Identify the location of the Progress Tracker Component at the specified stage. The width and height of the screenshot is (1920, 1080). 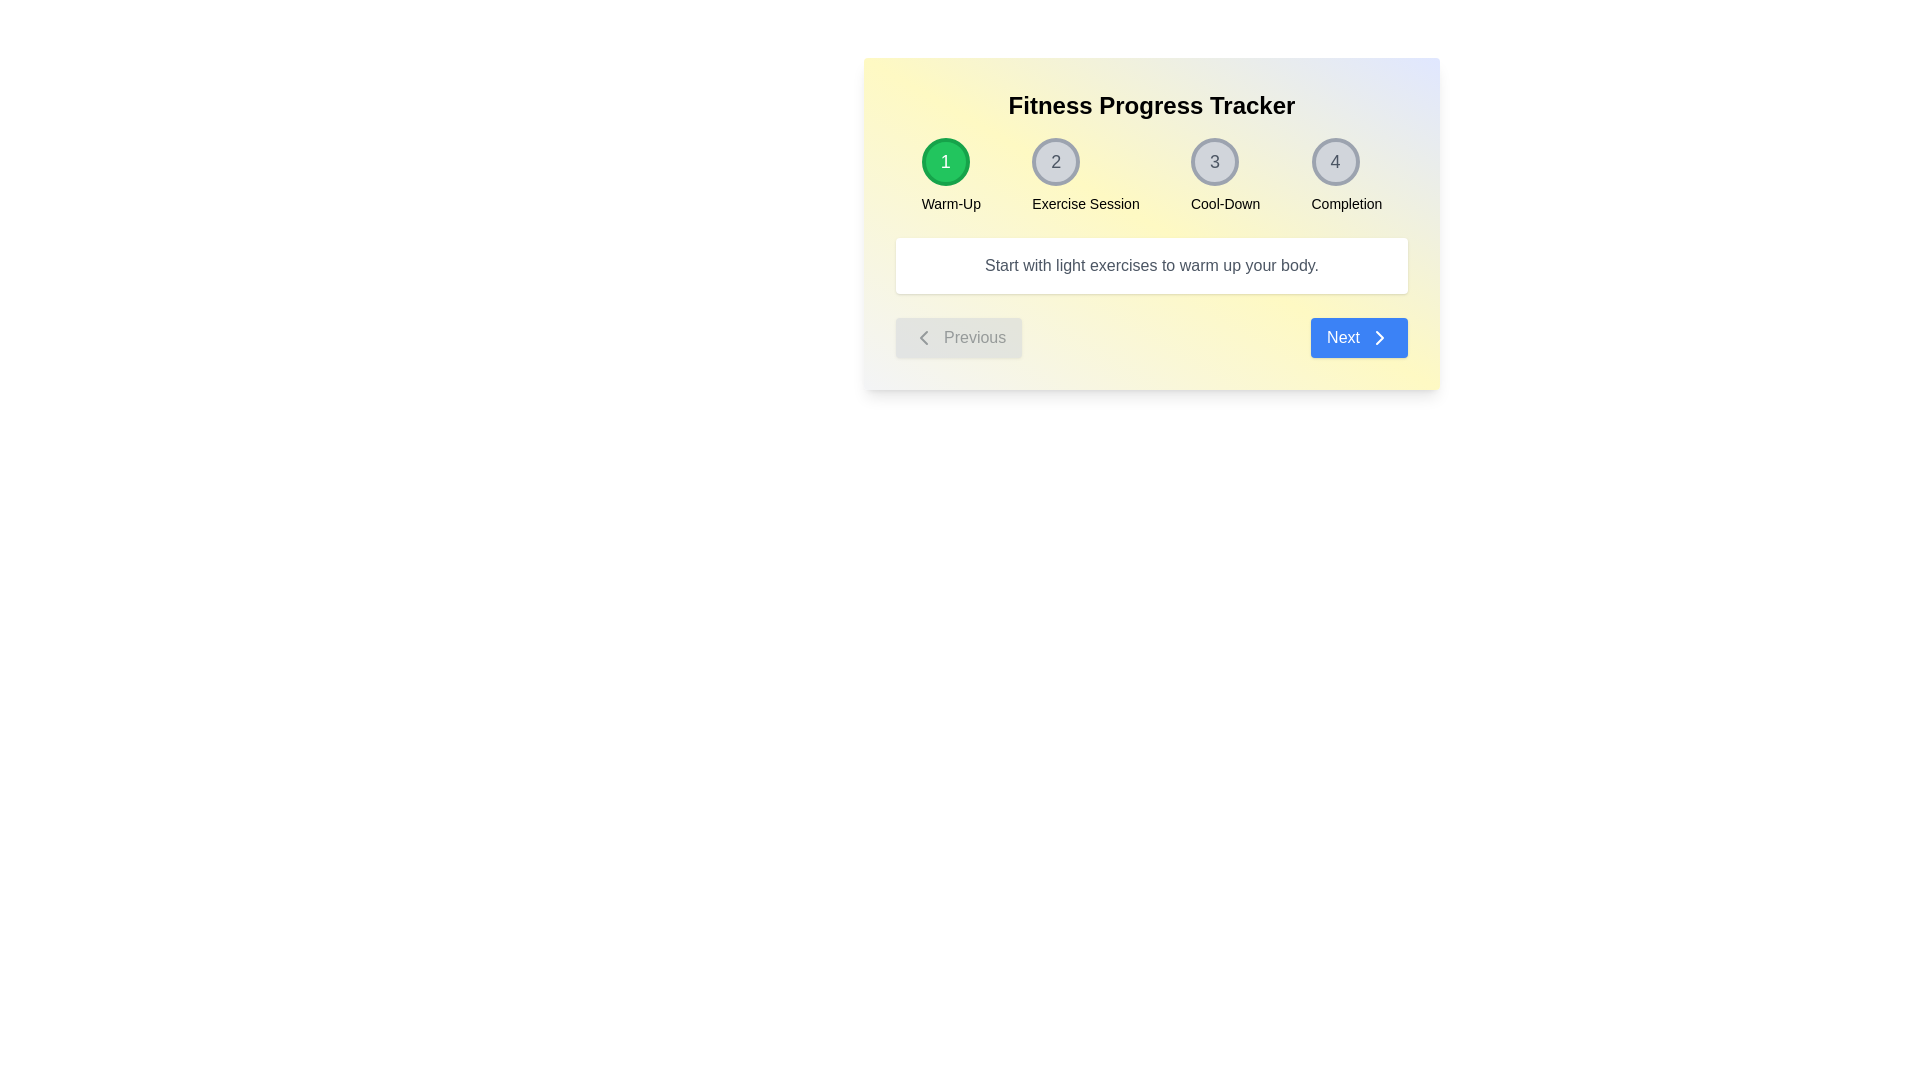
(1152, 175).